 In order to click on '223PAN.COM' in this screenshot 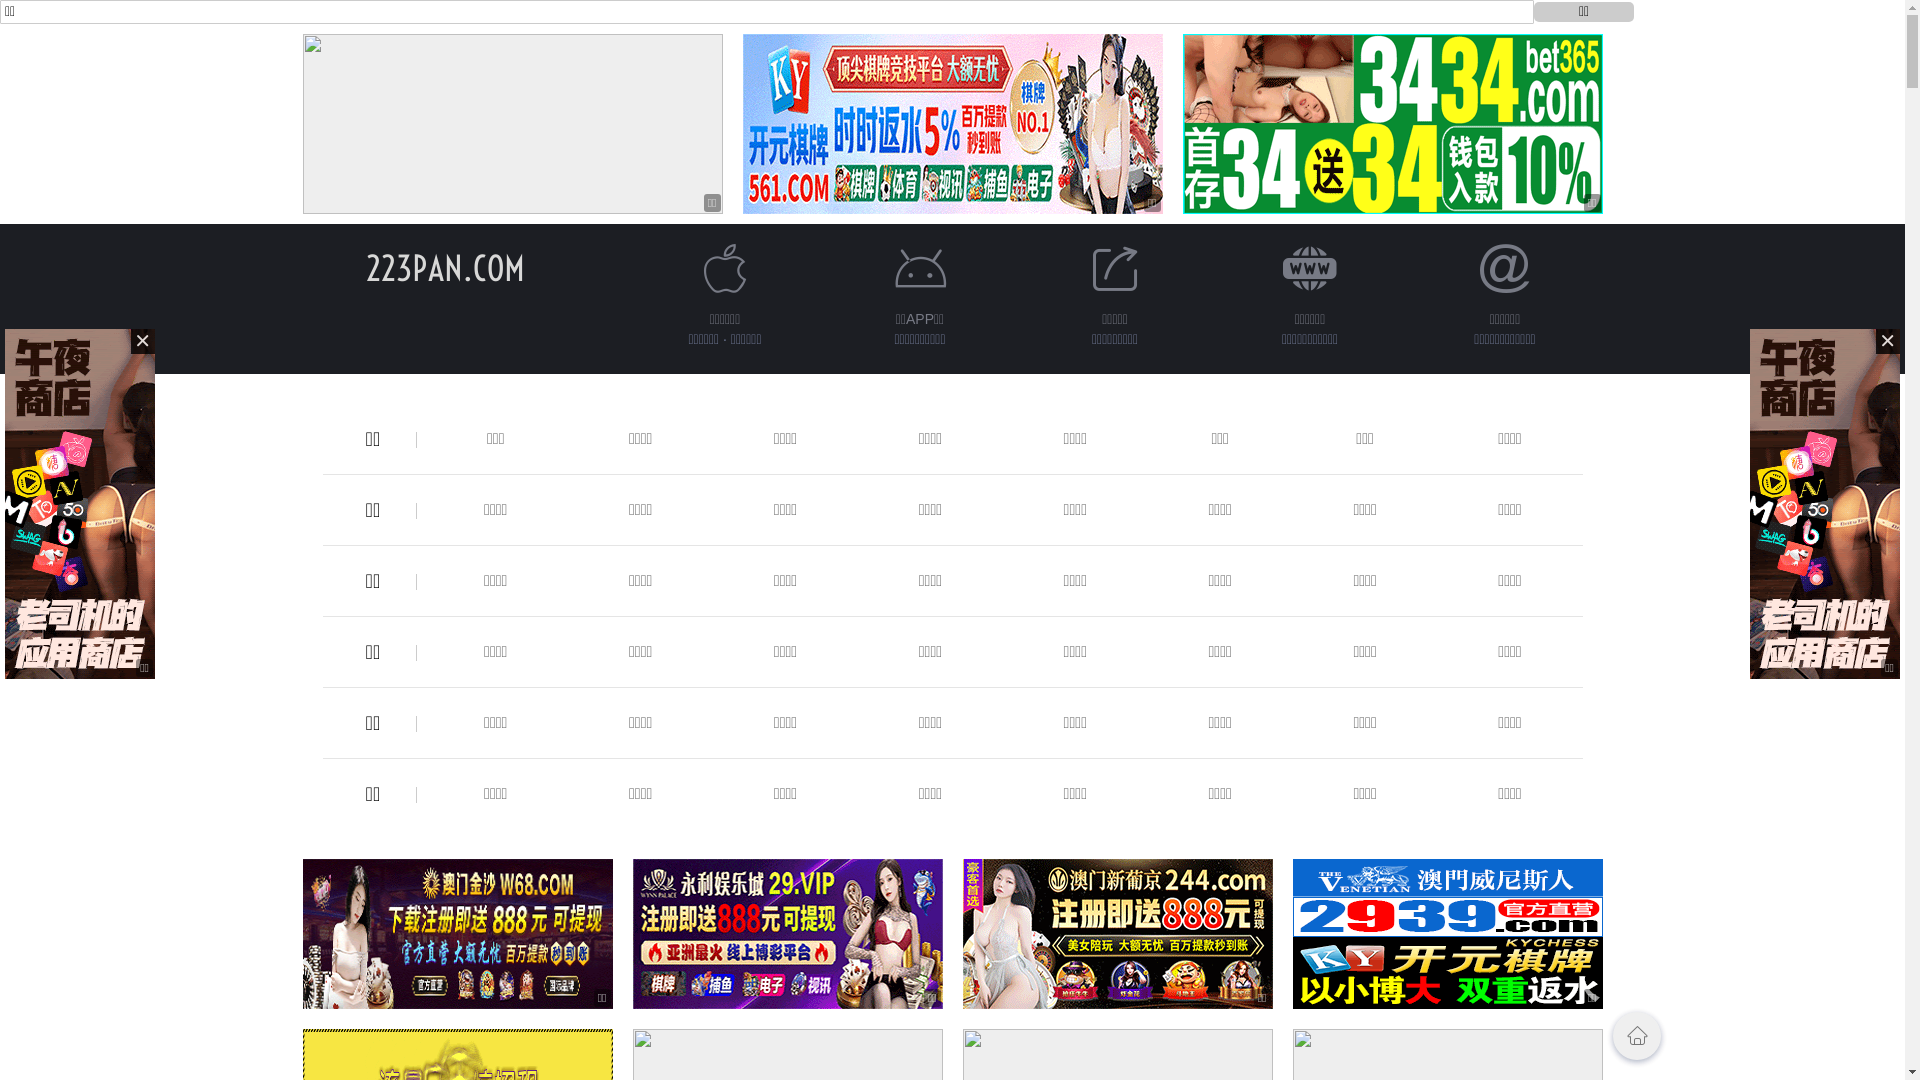, I will do `click(444, 267)`.